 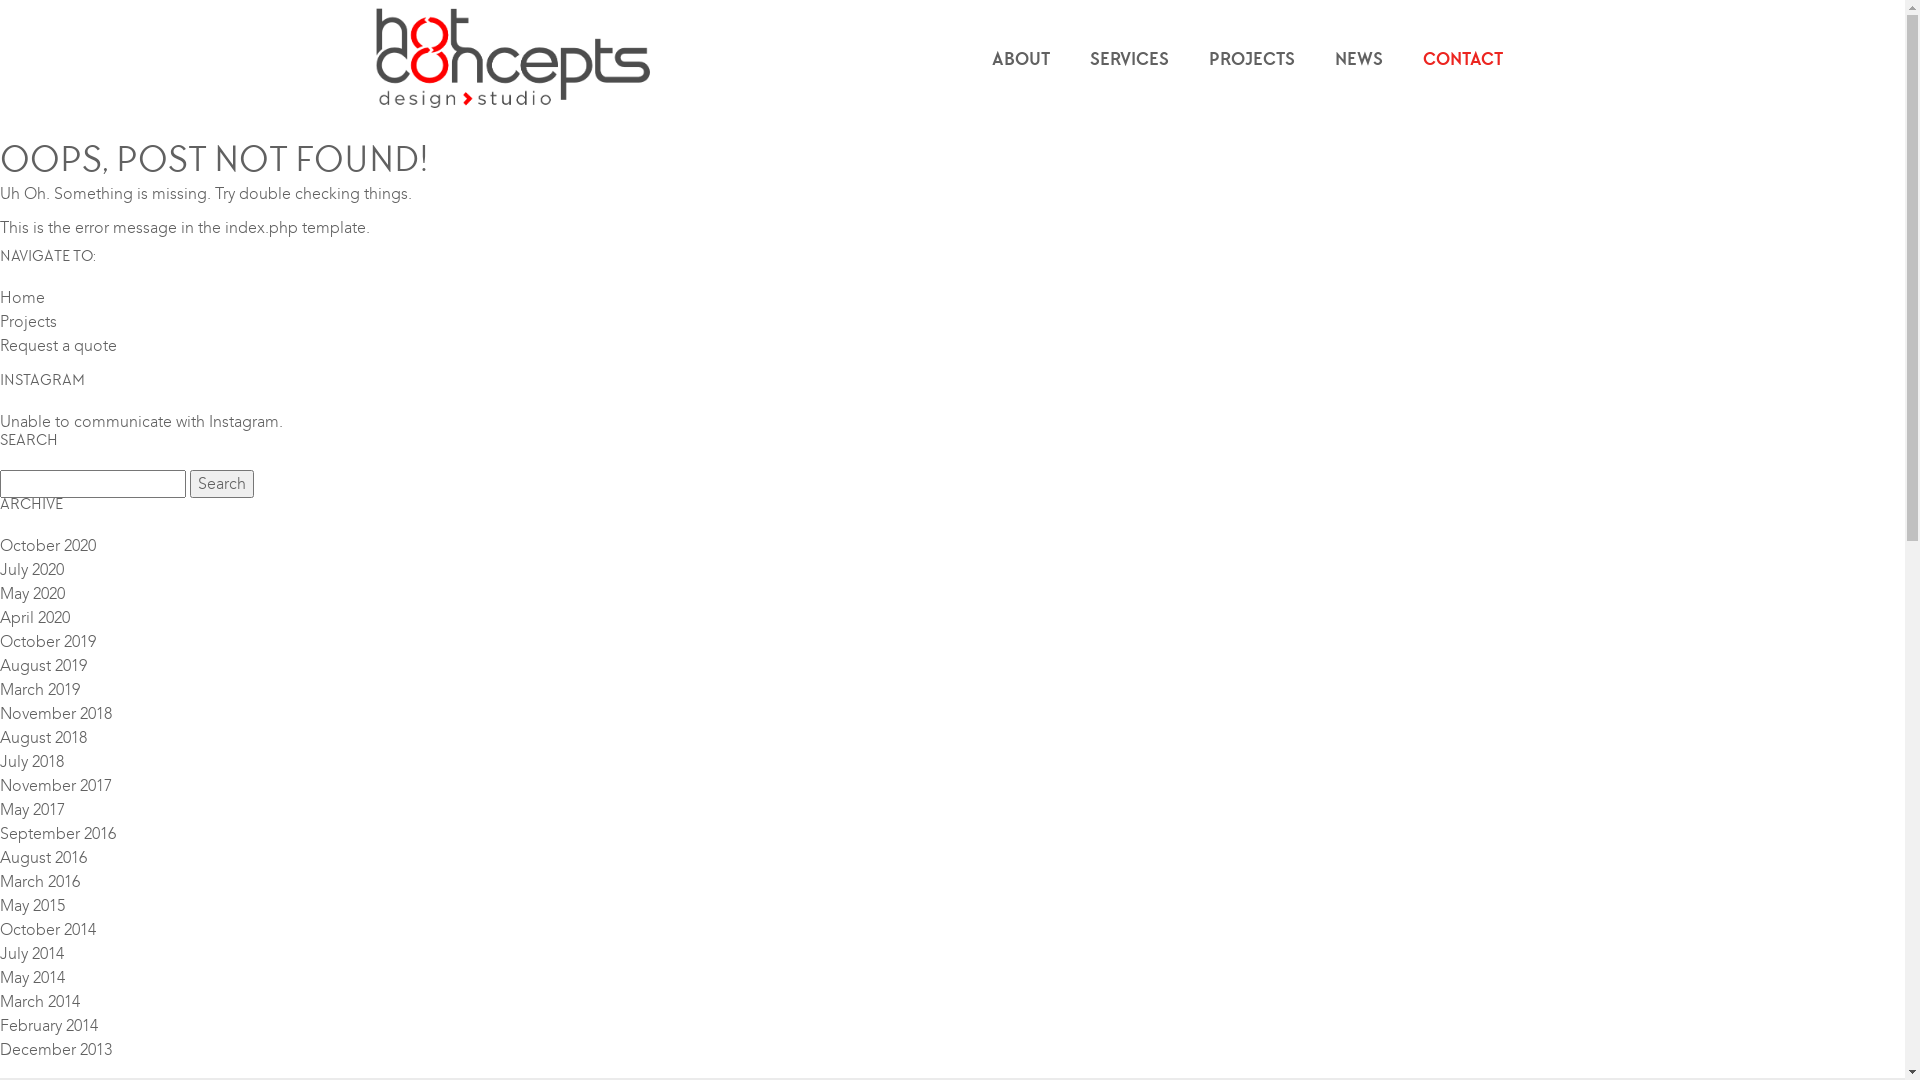 I want to click on 'March 2014', so click(x=39, y=1002).